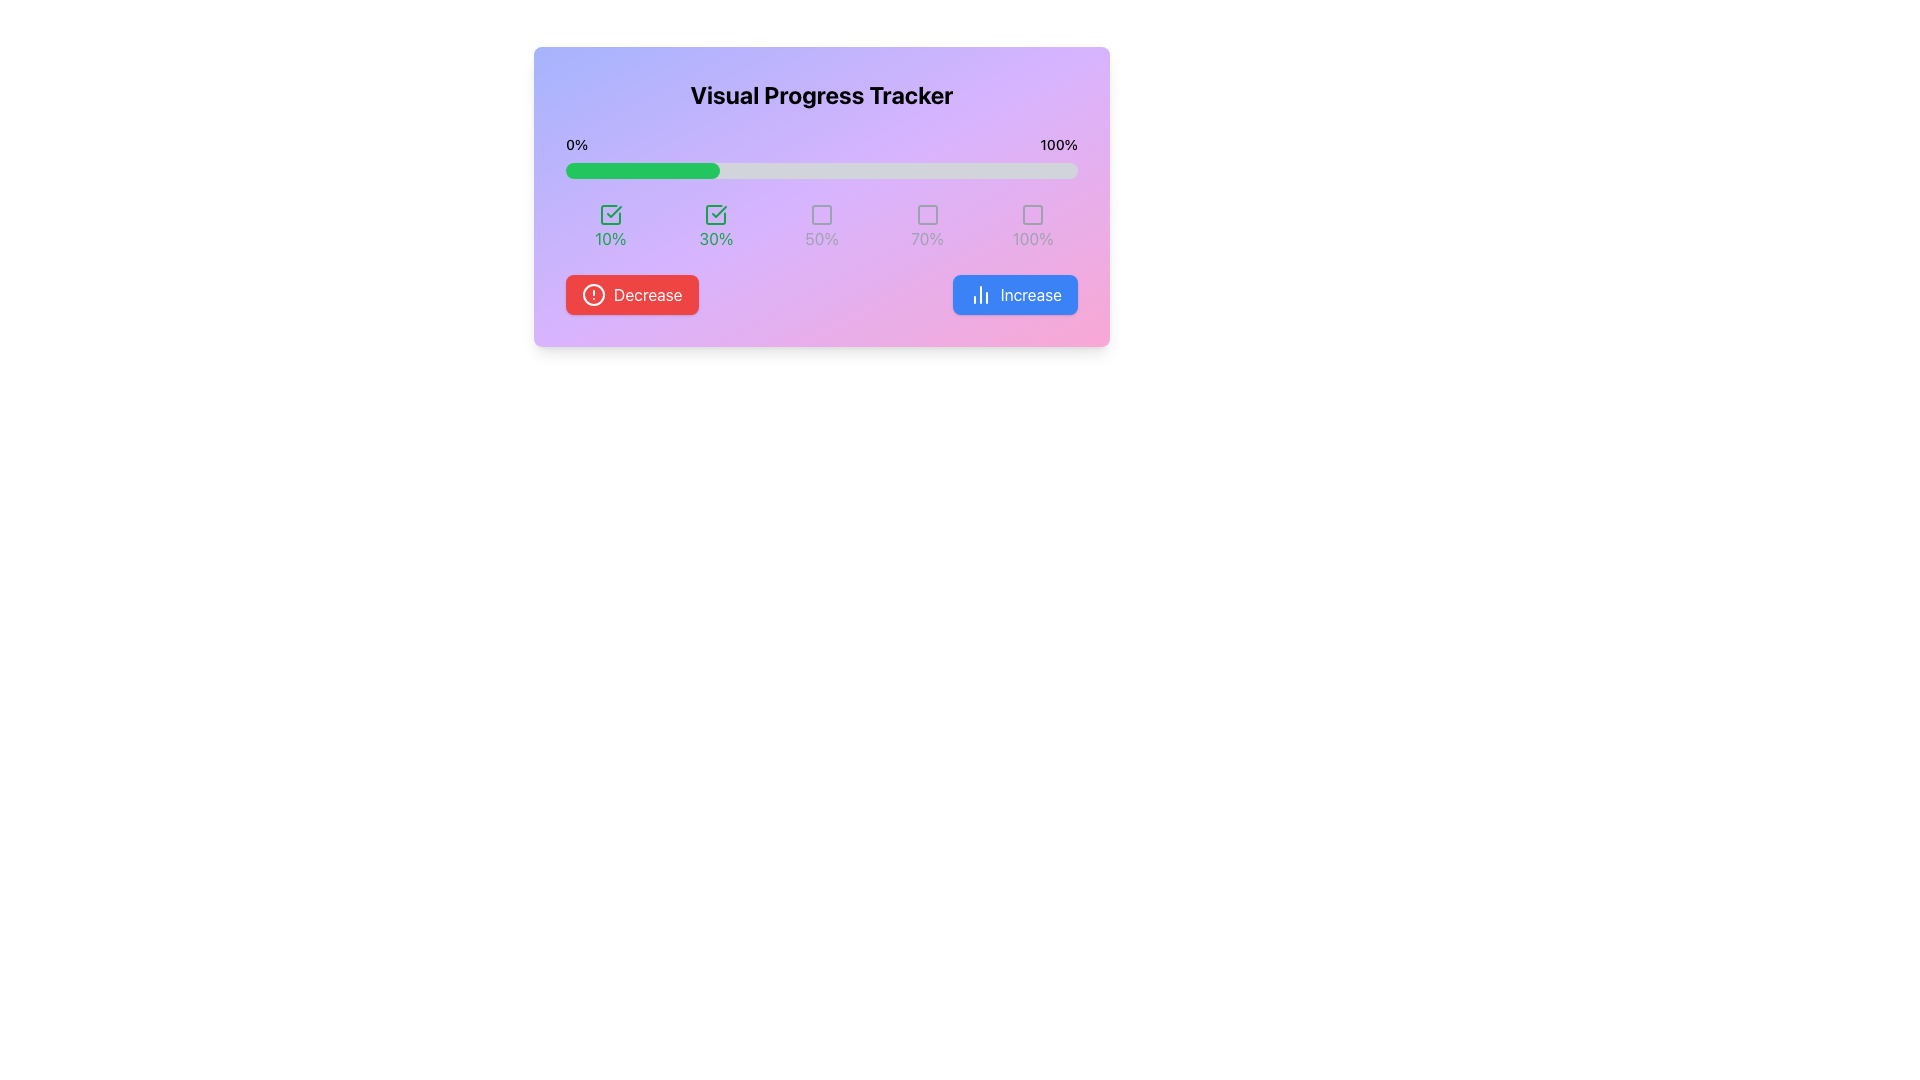  What do you see at coordinates (593, 294) in the screenshot?
I see `the circular alert icon located within the 'Decrease' button, which features a bold outer stroke and an exclamation mark, positioned on the bottom left side of the visual card` at bounding box center [593, 294].